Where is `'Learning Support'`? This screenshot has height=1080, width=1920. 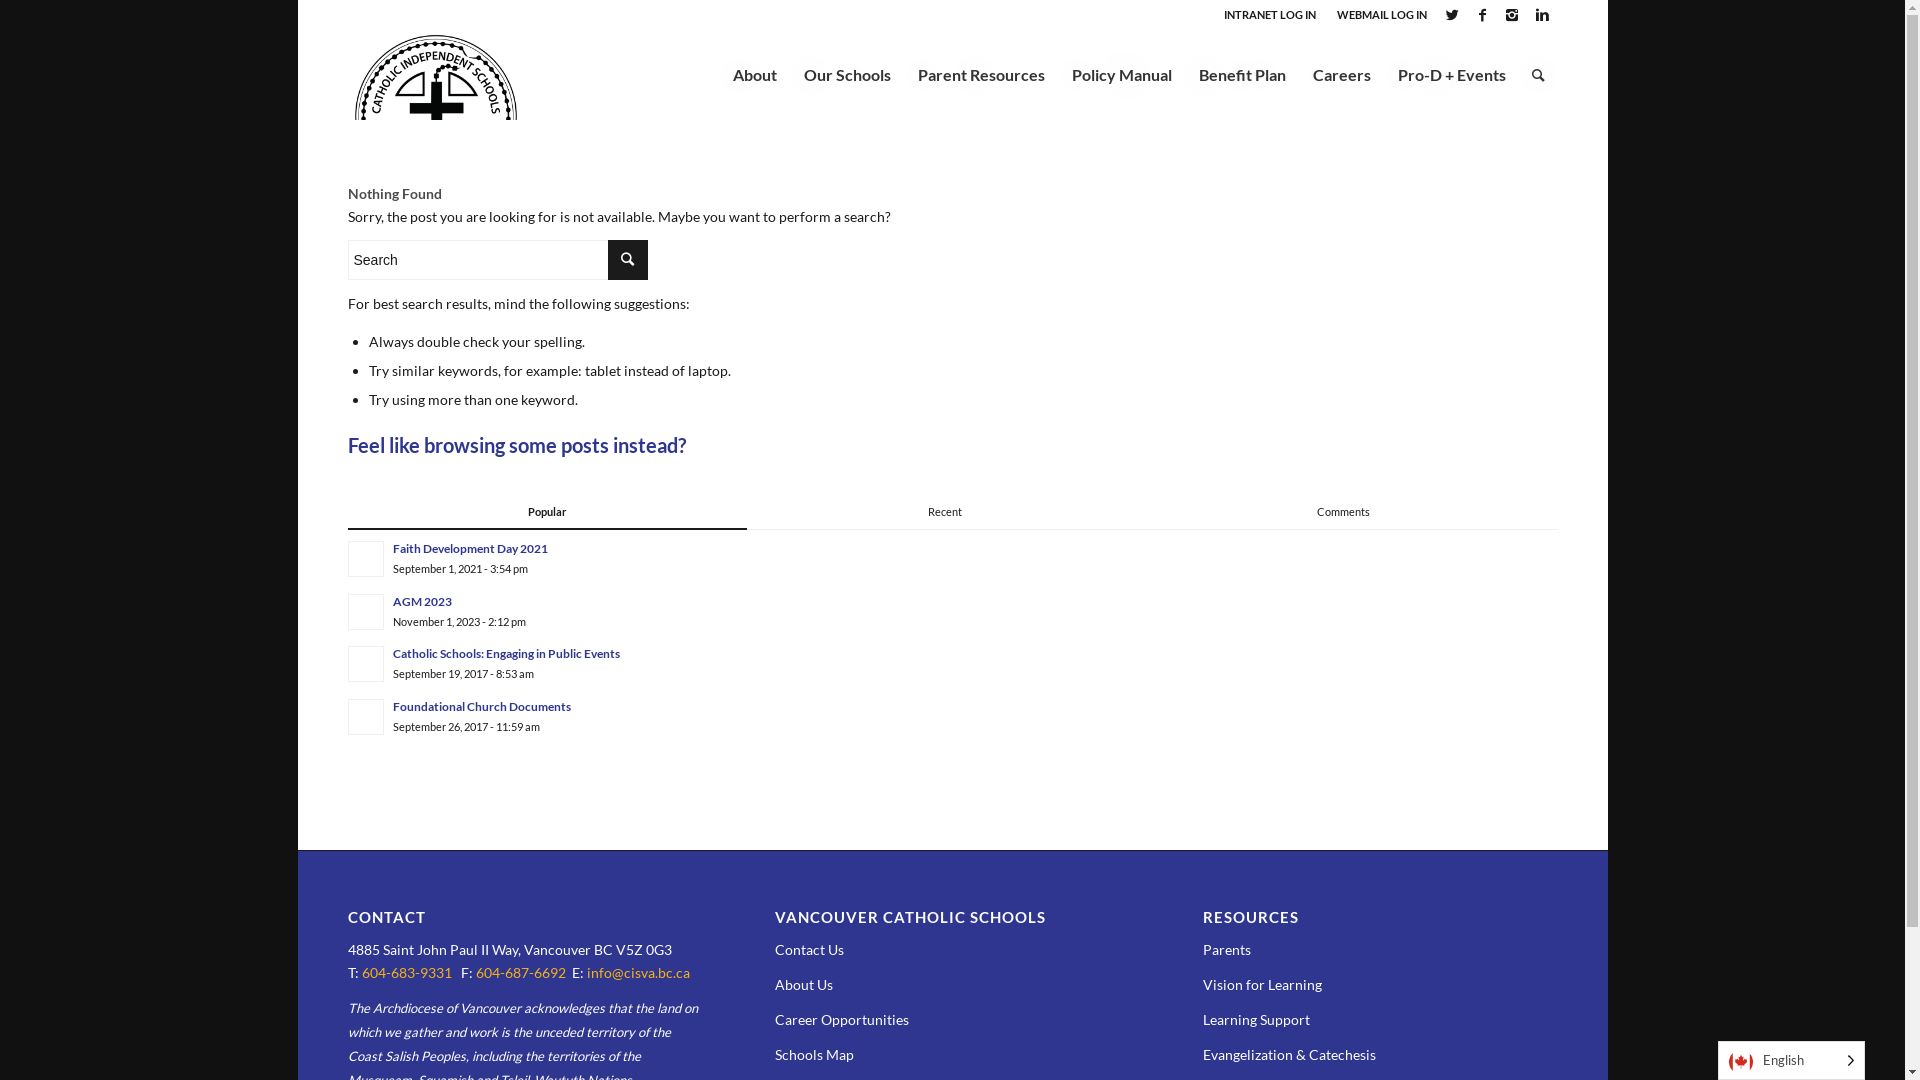 'Learning Support' is located at coordinates (1255, 1019).